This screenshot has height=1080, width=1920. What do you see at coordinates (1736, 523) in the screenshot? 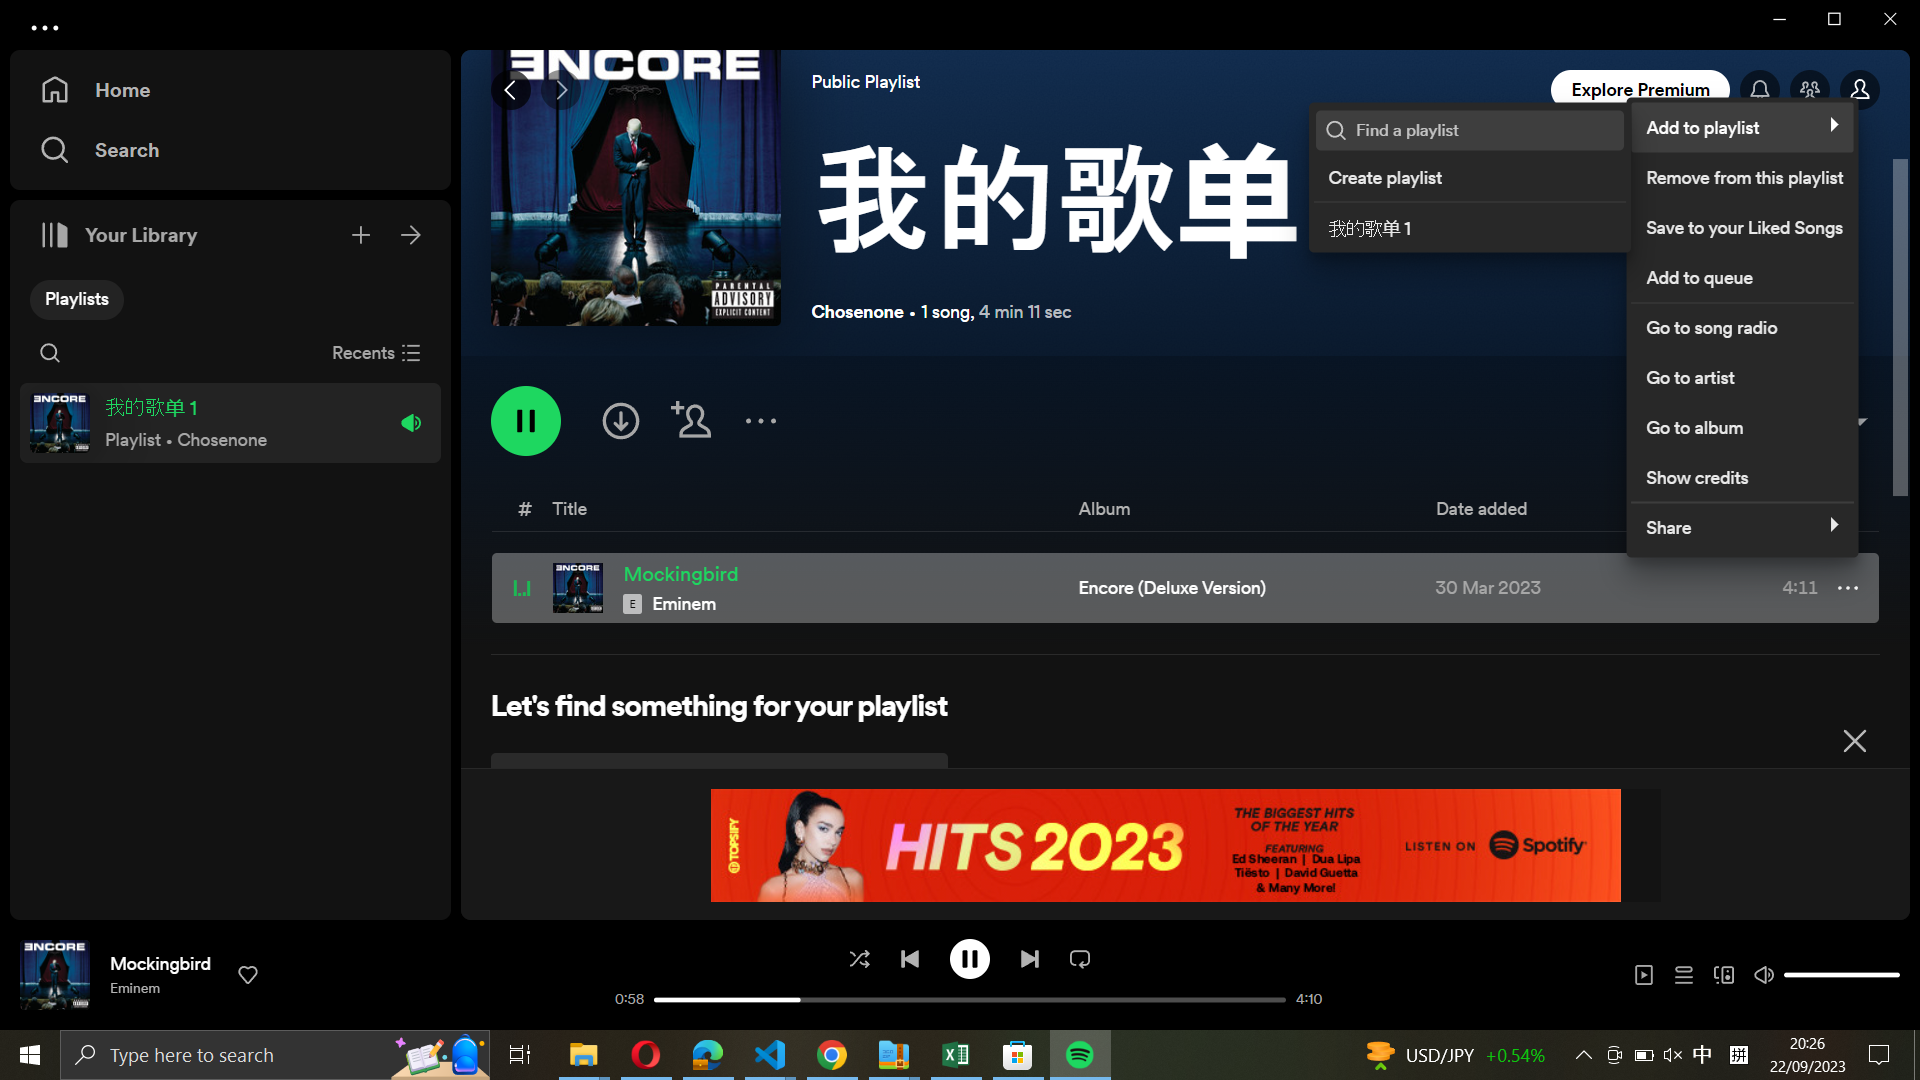
I see `Disseminate the melody` at bounding box center [1736, 523].